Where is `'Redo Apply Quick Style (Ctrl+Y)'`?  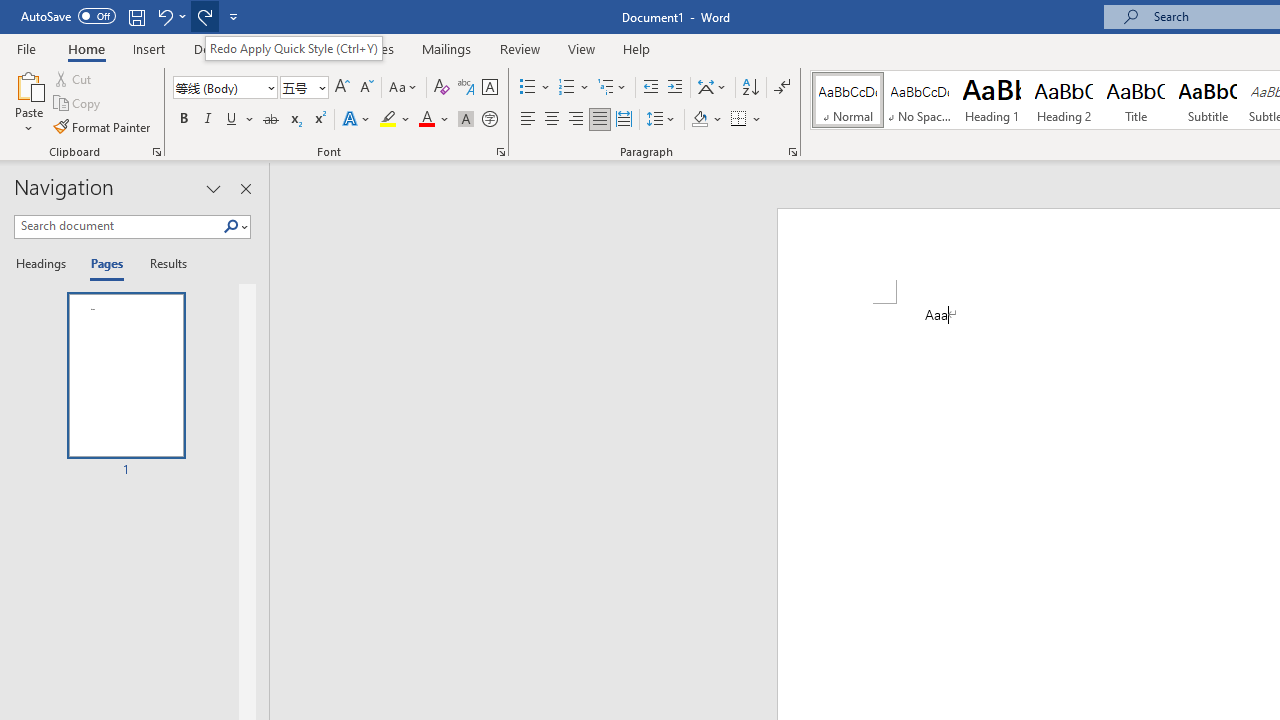 'Redo Apply Quick Style (Ctrl+Y)' is located at coordinates (292, 47).